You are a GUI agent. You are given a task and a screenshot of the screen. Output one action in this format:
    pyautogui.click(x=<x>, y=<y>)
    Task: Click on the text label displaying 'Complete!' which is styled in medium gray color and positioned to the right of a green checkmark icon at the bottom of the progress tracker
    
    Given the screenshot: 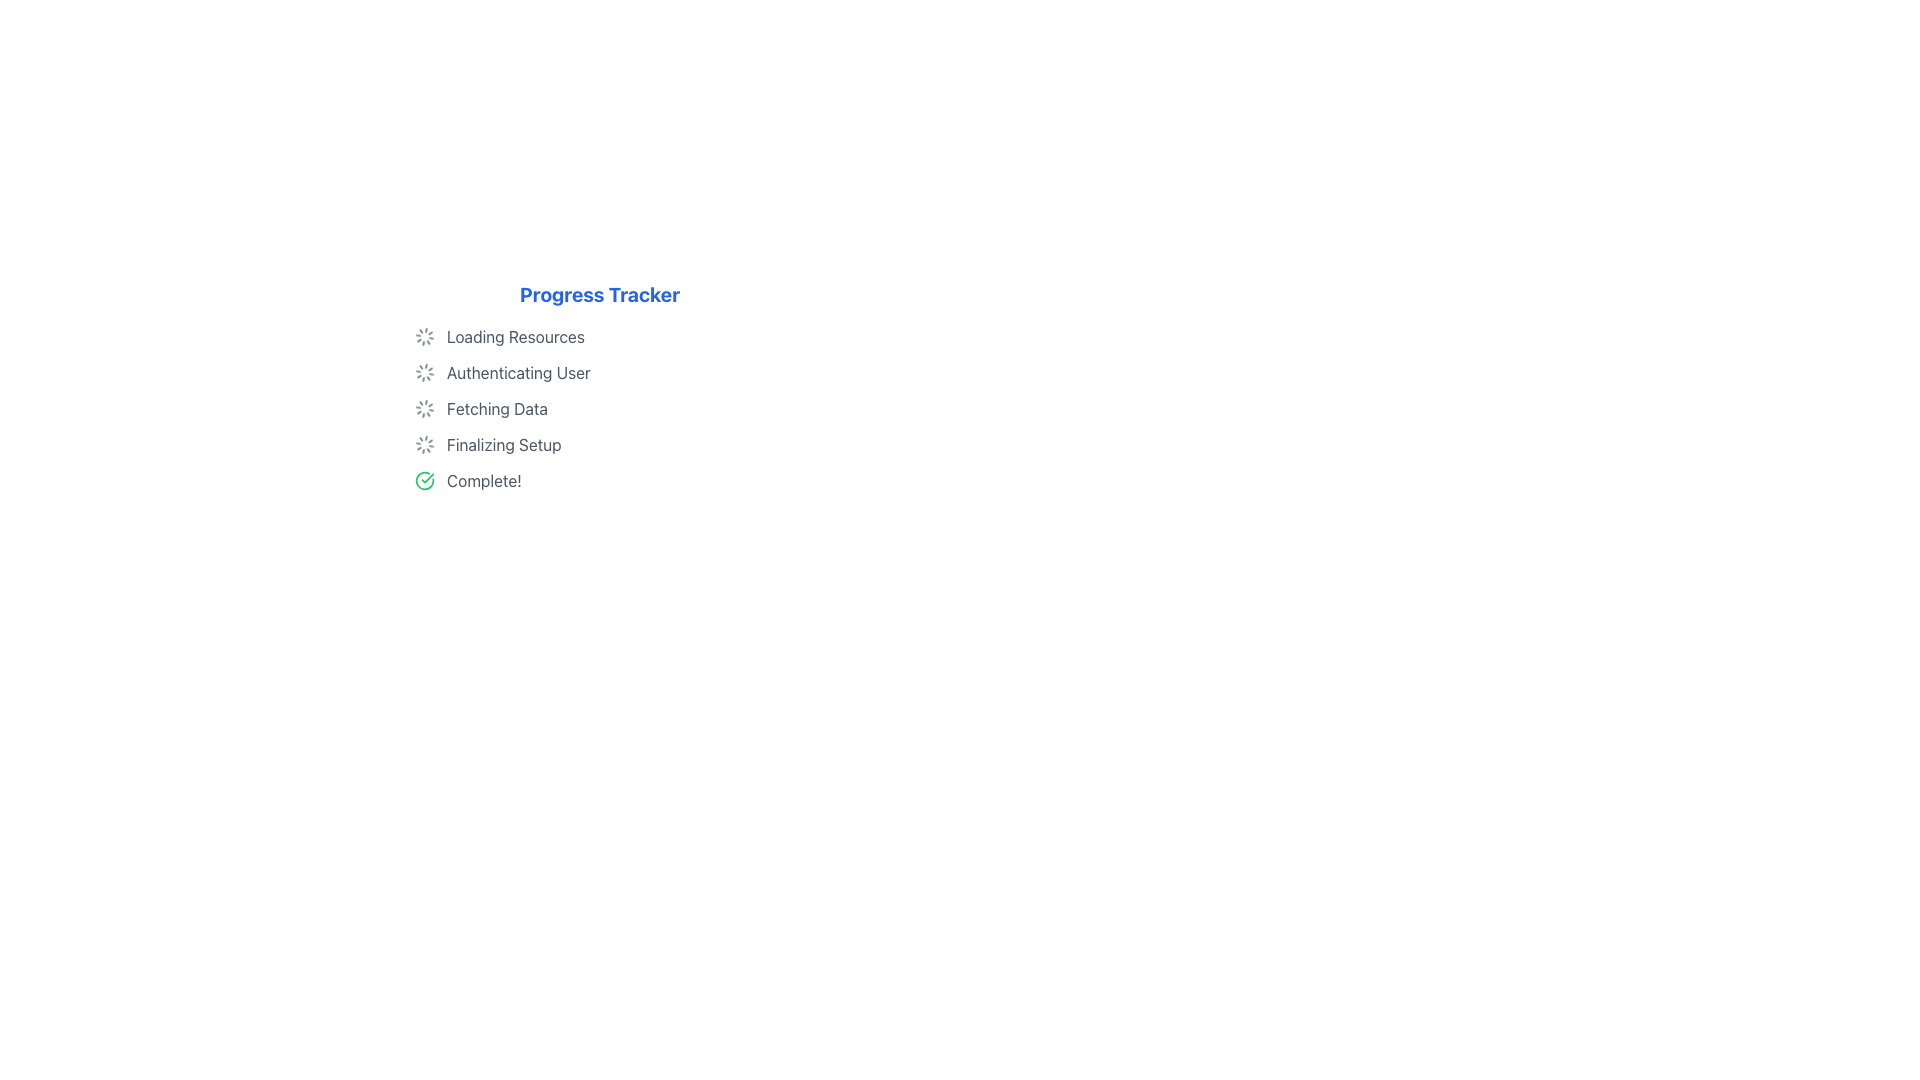 What is the action you would take?
    pyautogui.click(x=484, y=481)
    